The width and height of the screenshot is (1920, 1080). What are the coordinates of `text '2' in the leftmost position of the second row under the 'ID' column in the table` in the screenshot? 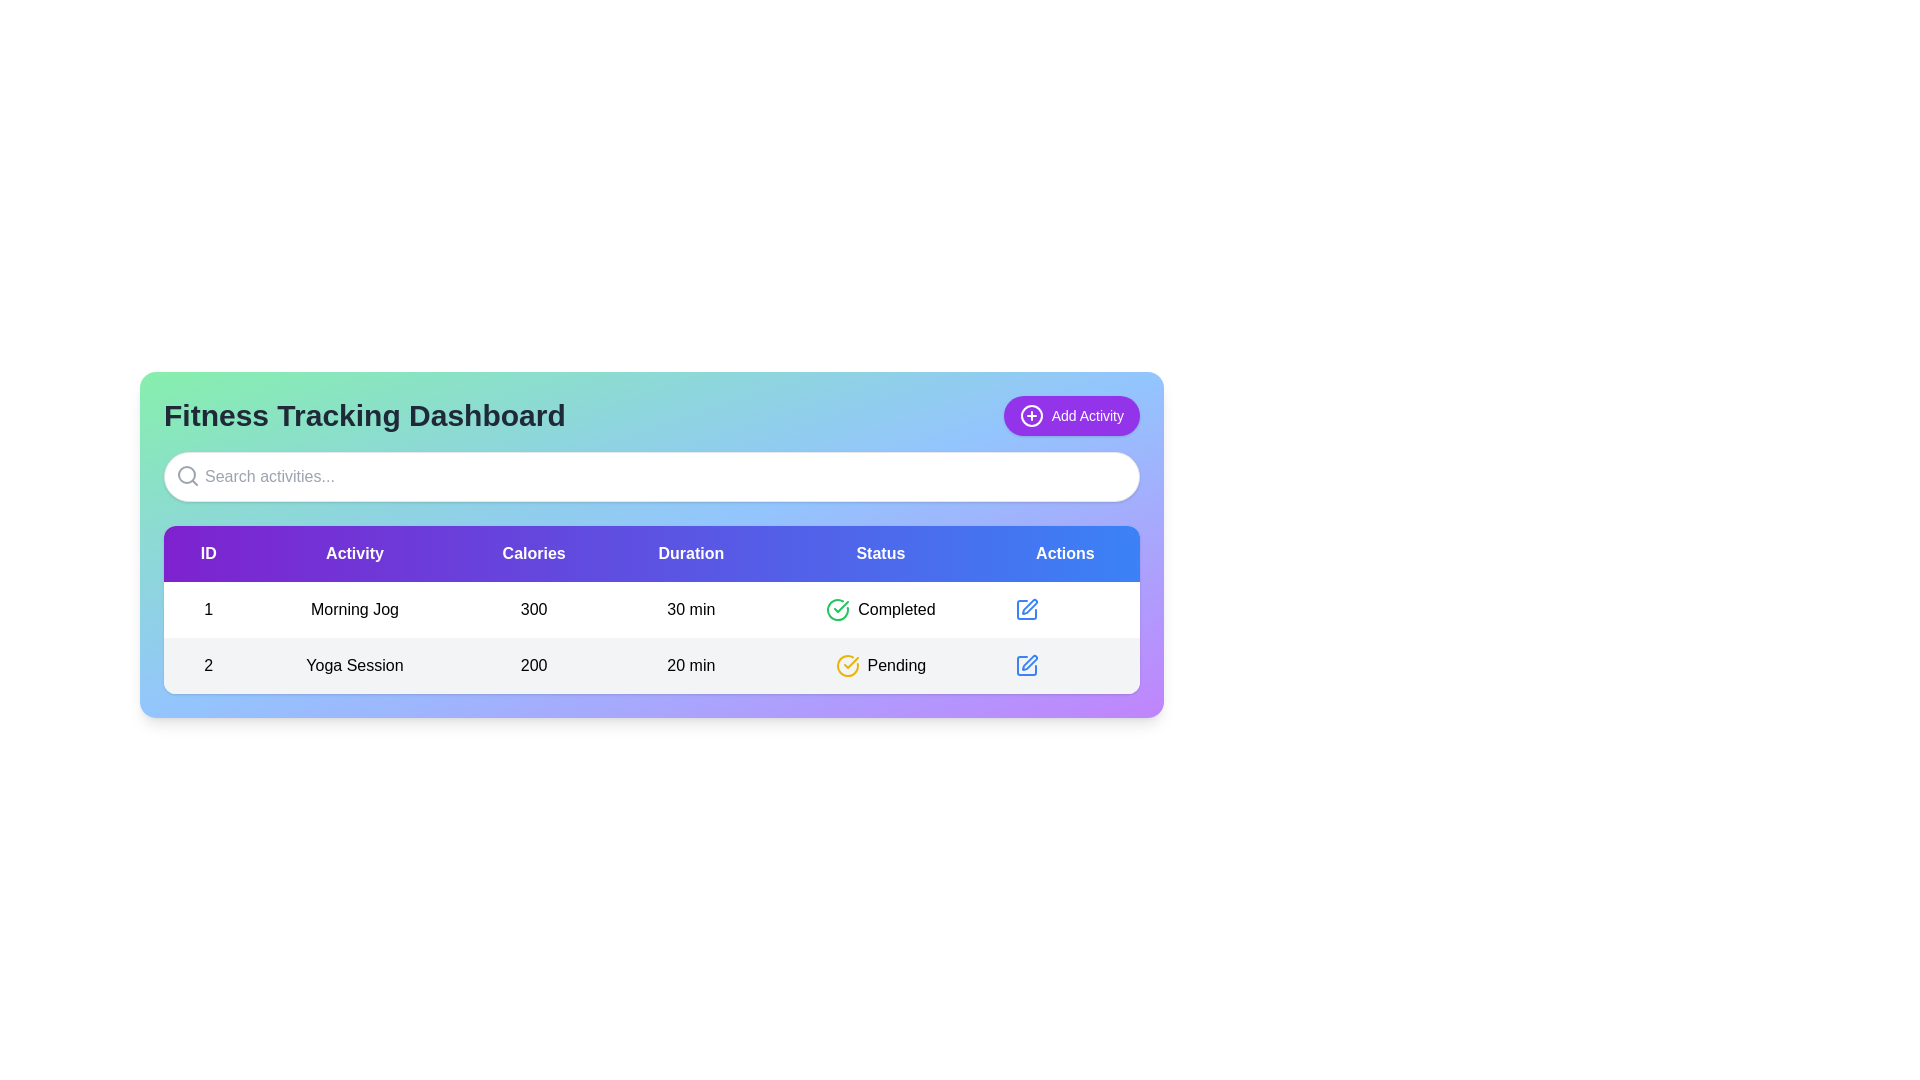 It's located at (208, 666).